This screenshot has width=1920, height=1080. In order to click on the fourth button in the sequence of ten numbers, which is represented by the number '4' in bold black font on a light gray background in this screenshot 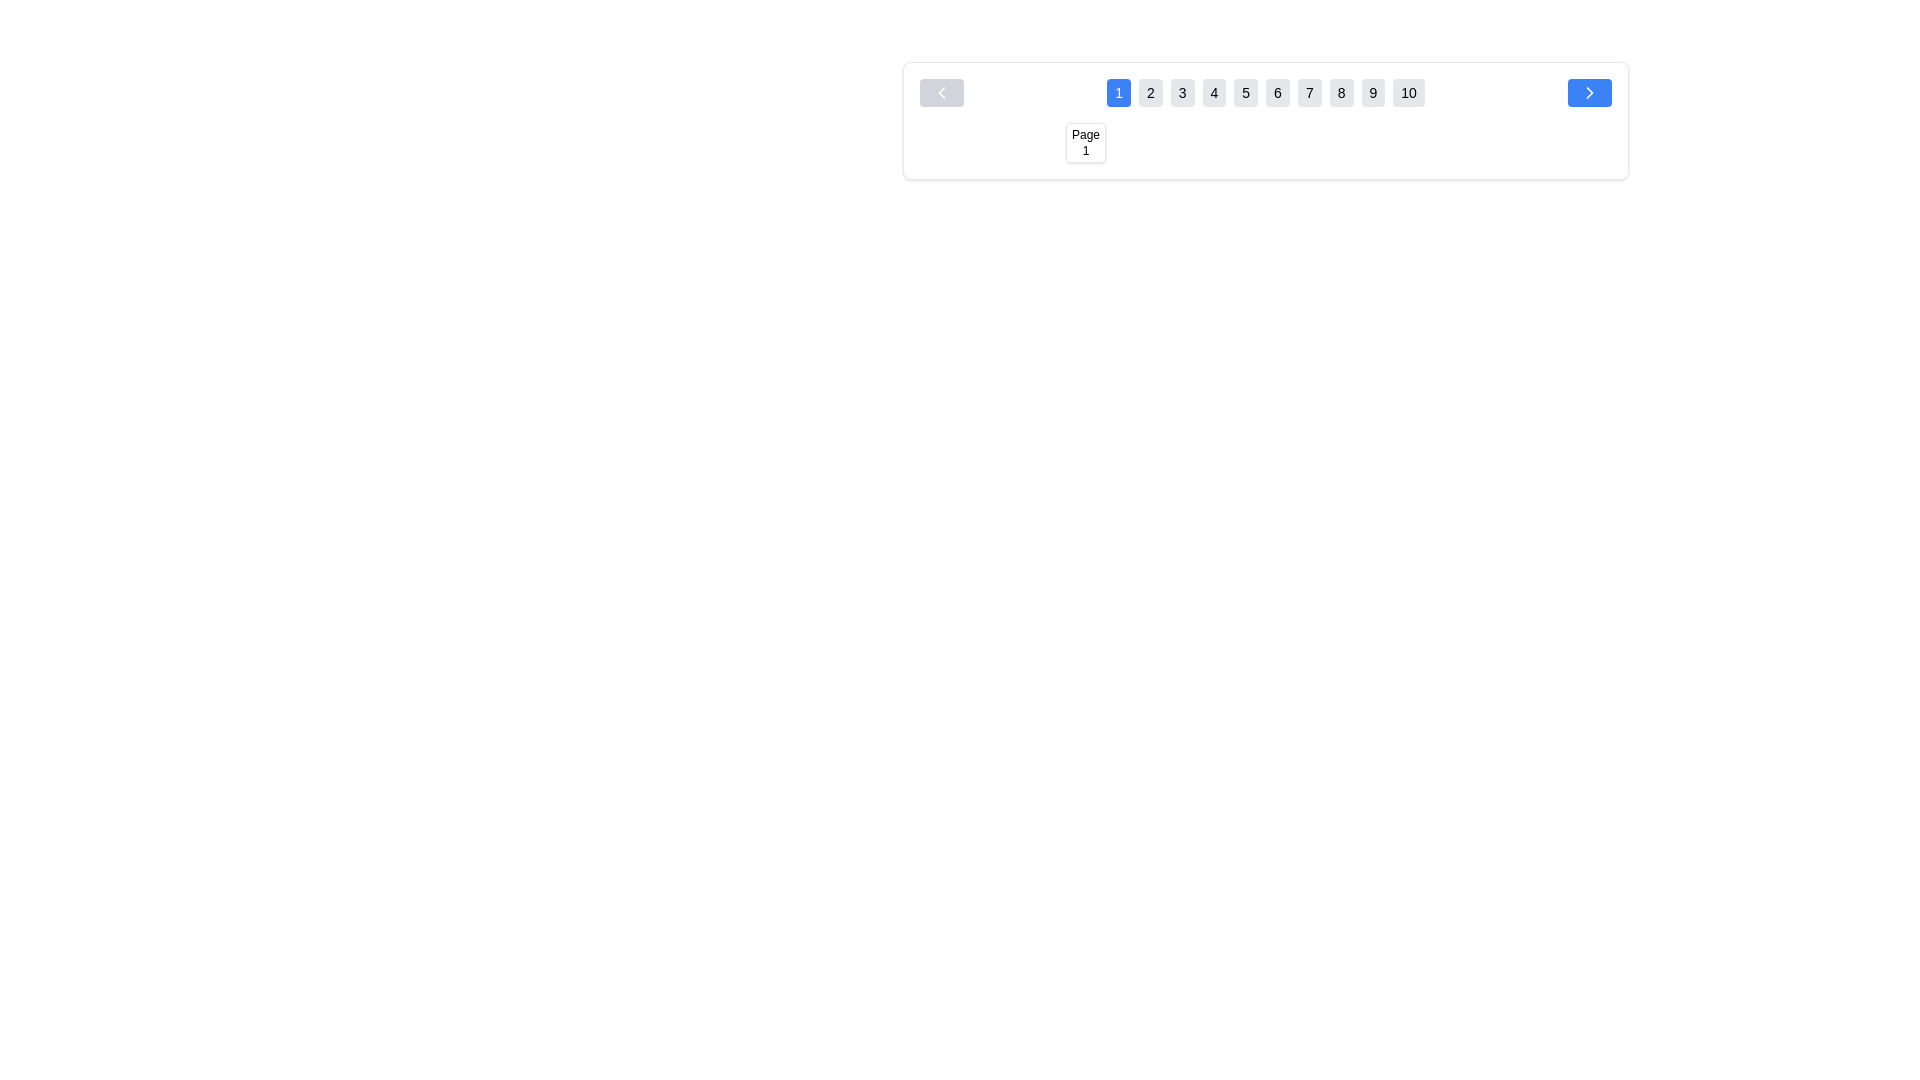, I will do `click(1213, 92)`.